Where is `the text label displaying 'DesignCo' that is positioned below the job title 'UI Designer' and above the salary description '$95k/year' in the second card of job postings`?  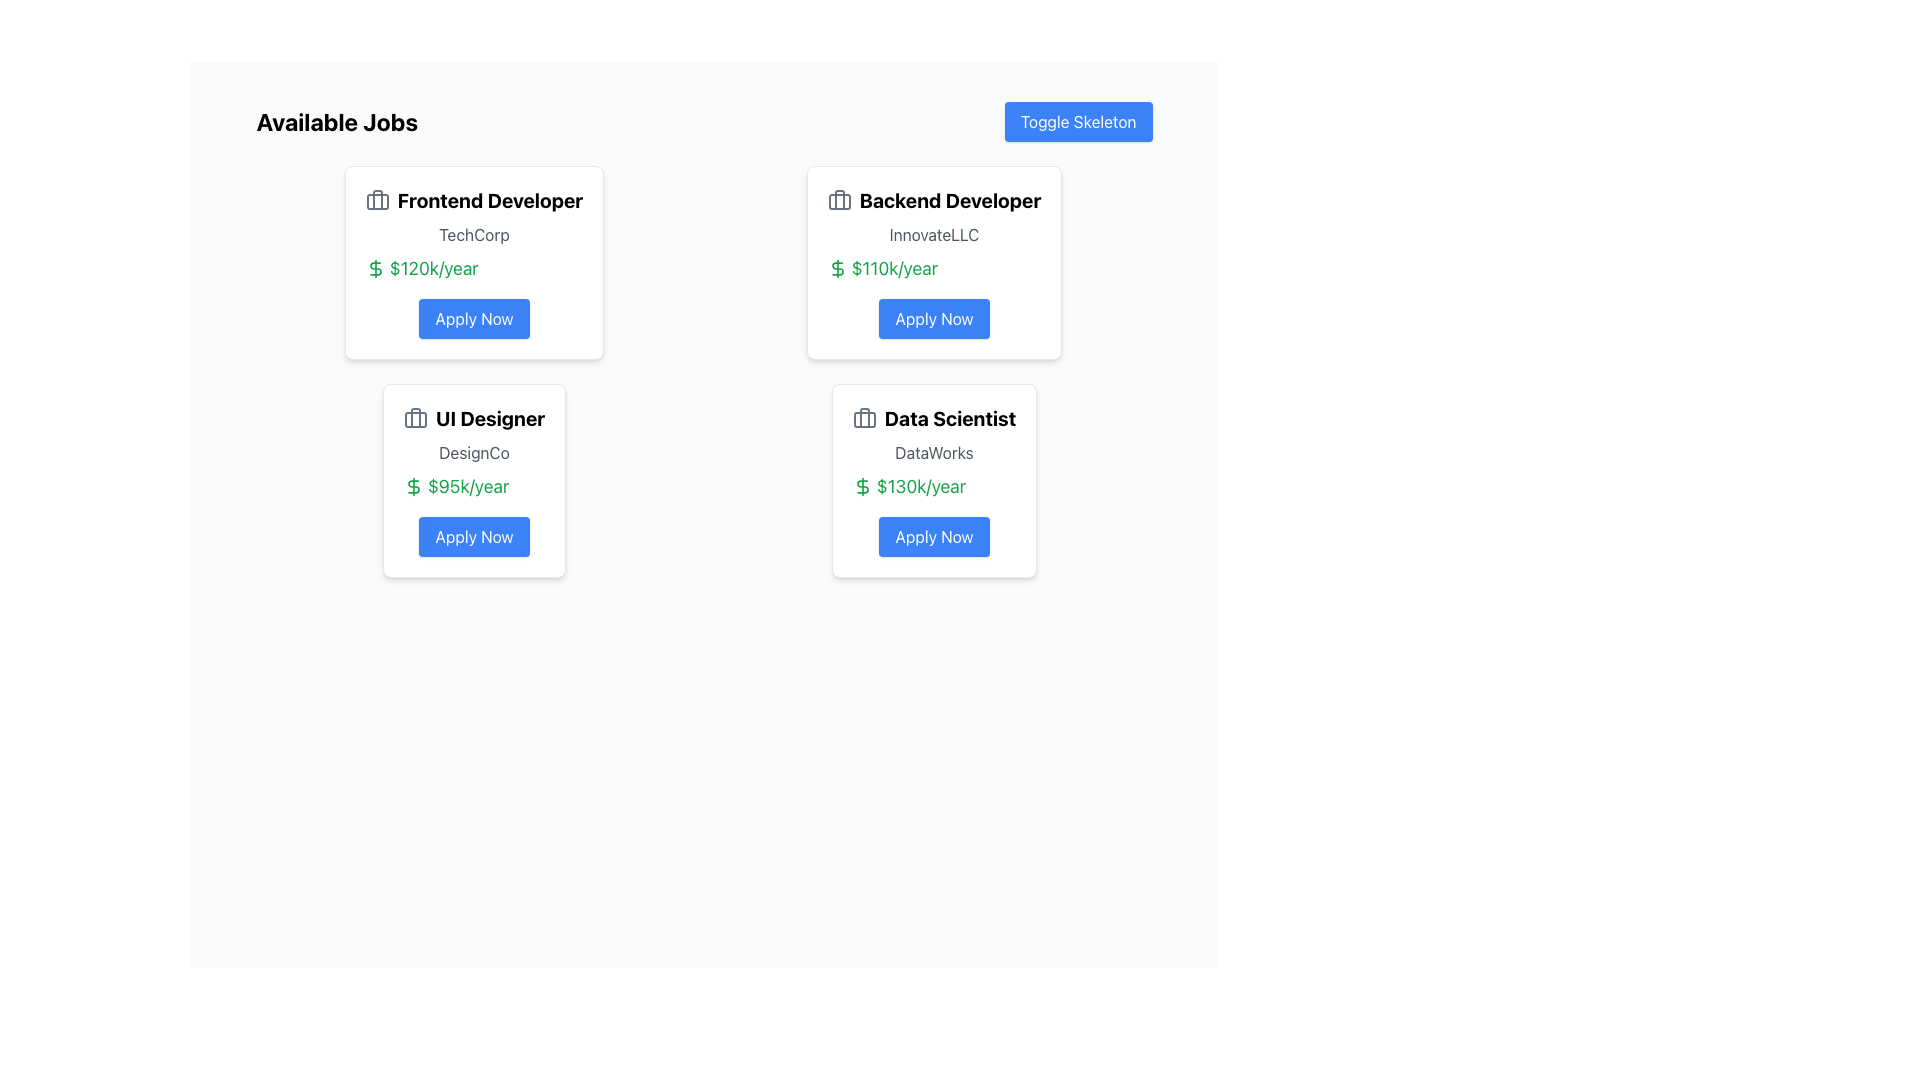 the text label displaying 'DesignCo' that is positioned below the job title 'UI Designer' and above the salary description '$95k/year' in the second card of job postings is located at coordinates (473, 452).